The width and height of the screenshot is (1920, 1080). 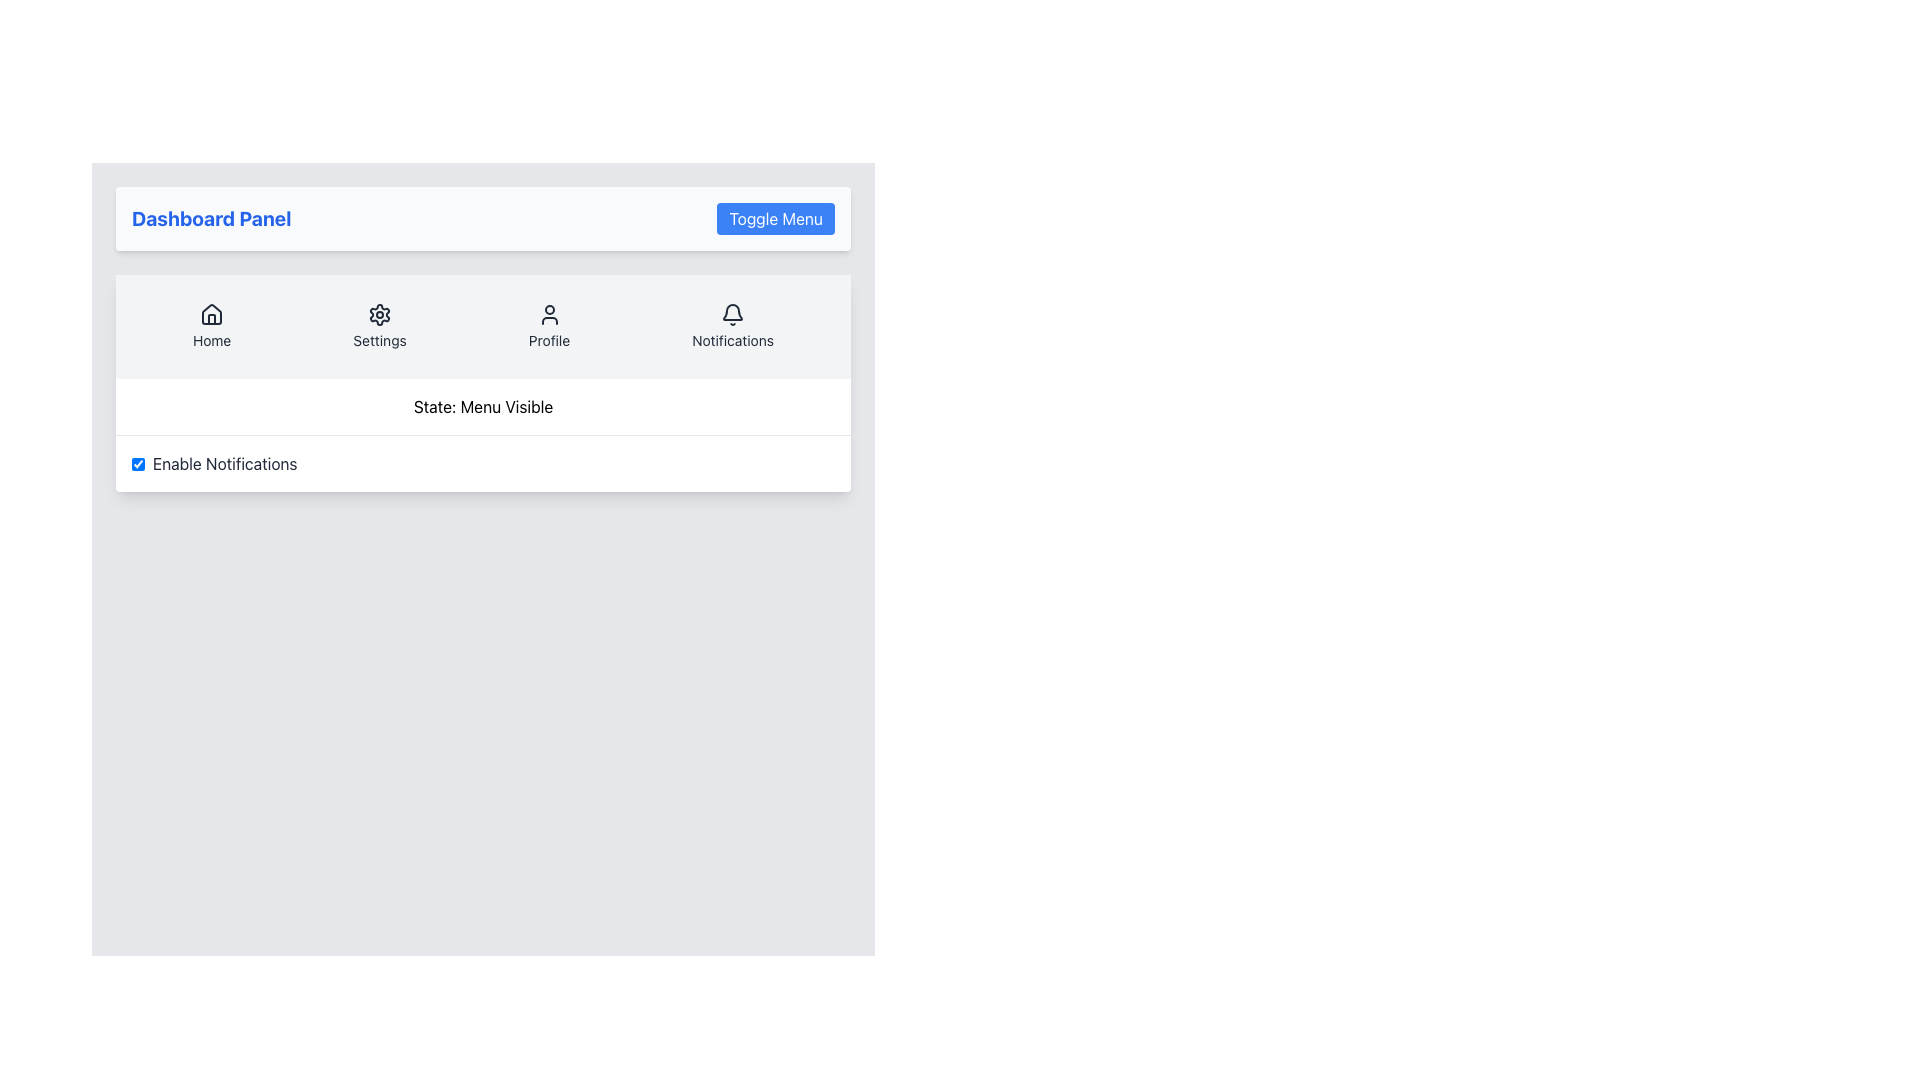 What do you see at coordinates (212, 326) in the screenshot?
I see `the 'Home' navigation button in the top navigation bar` at bounding box center [212, 326].